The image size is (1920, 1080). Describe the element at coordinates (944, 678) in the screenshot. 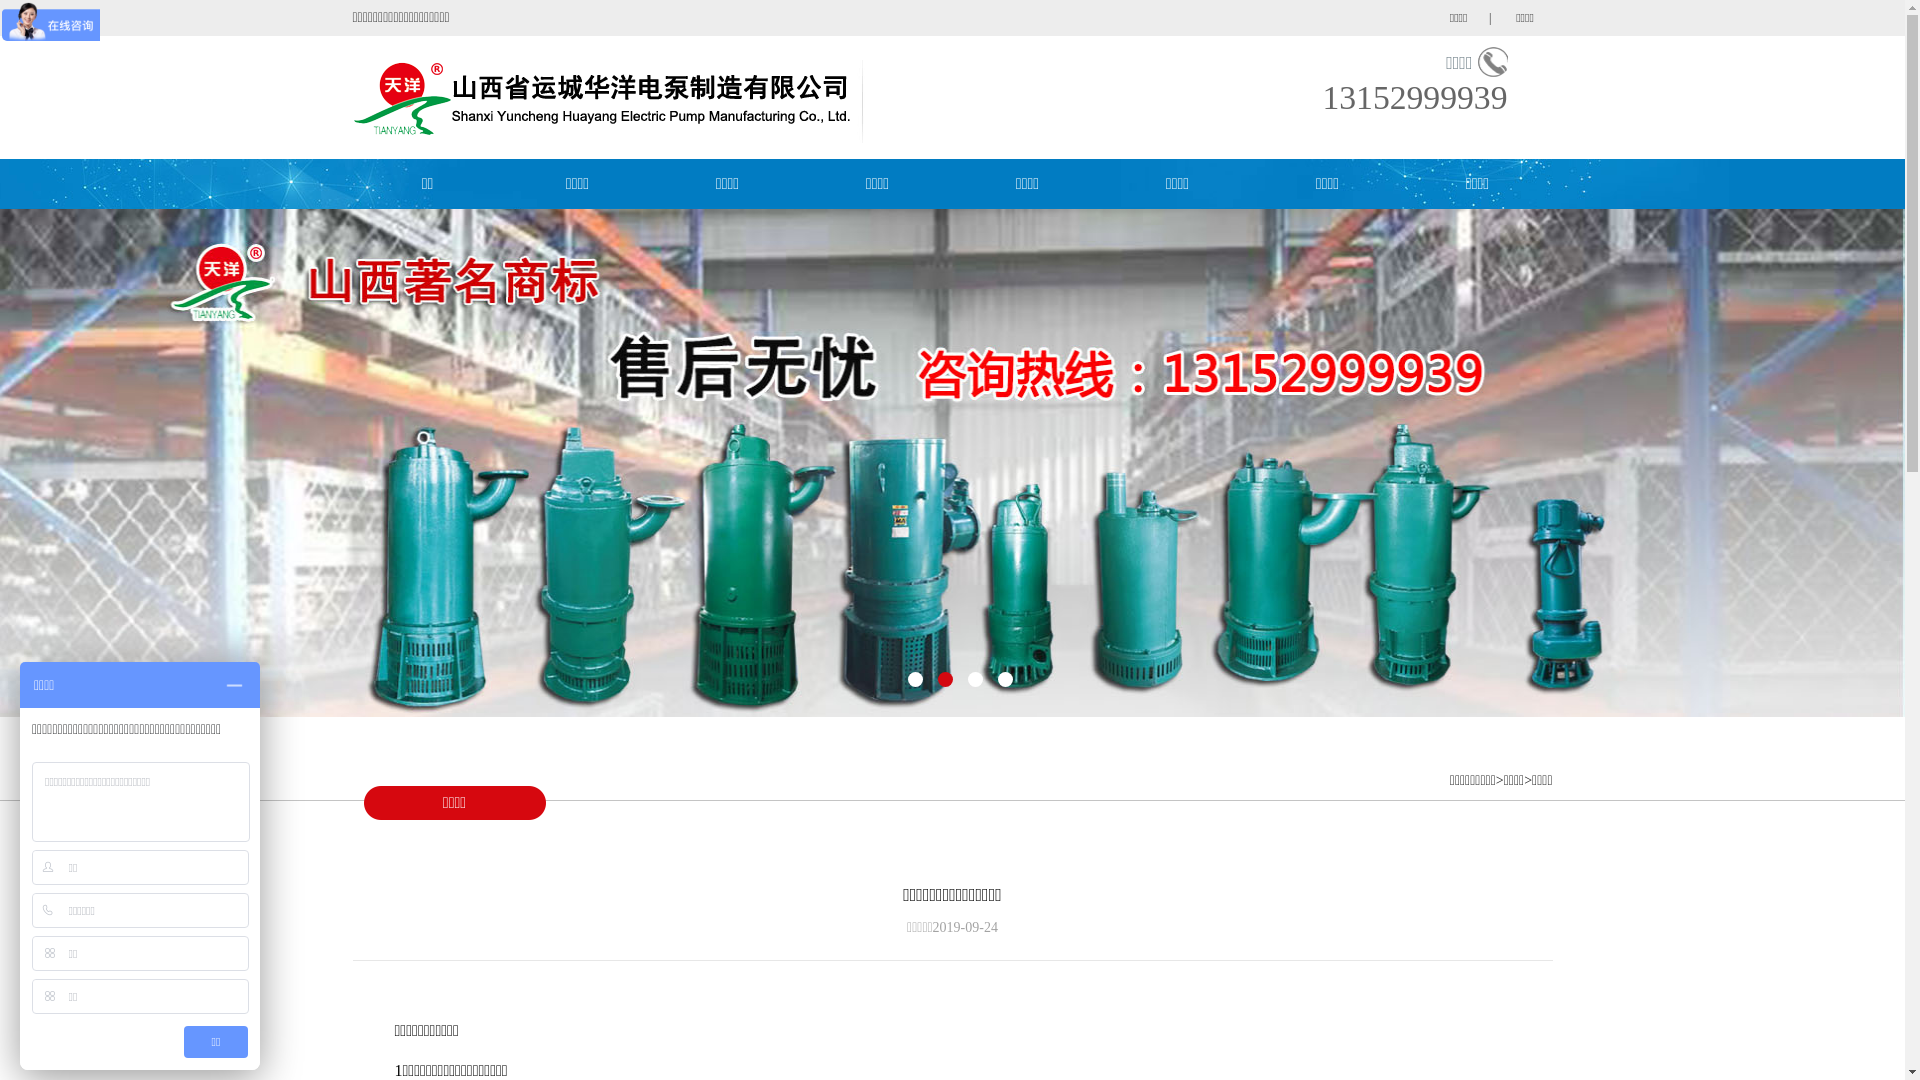

I see `'2'` at that location.